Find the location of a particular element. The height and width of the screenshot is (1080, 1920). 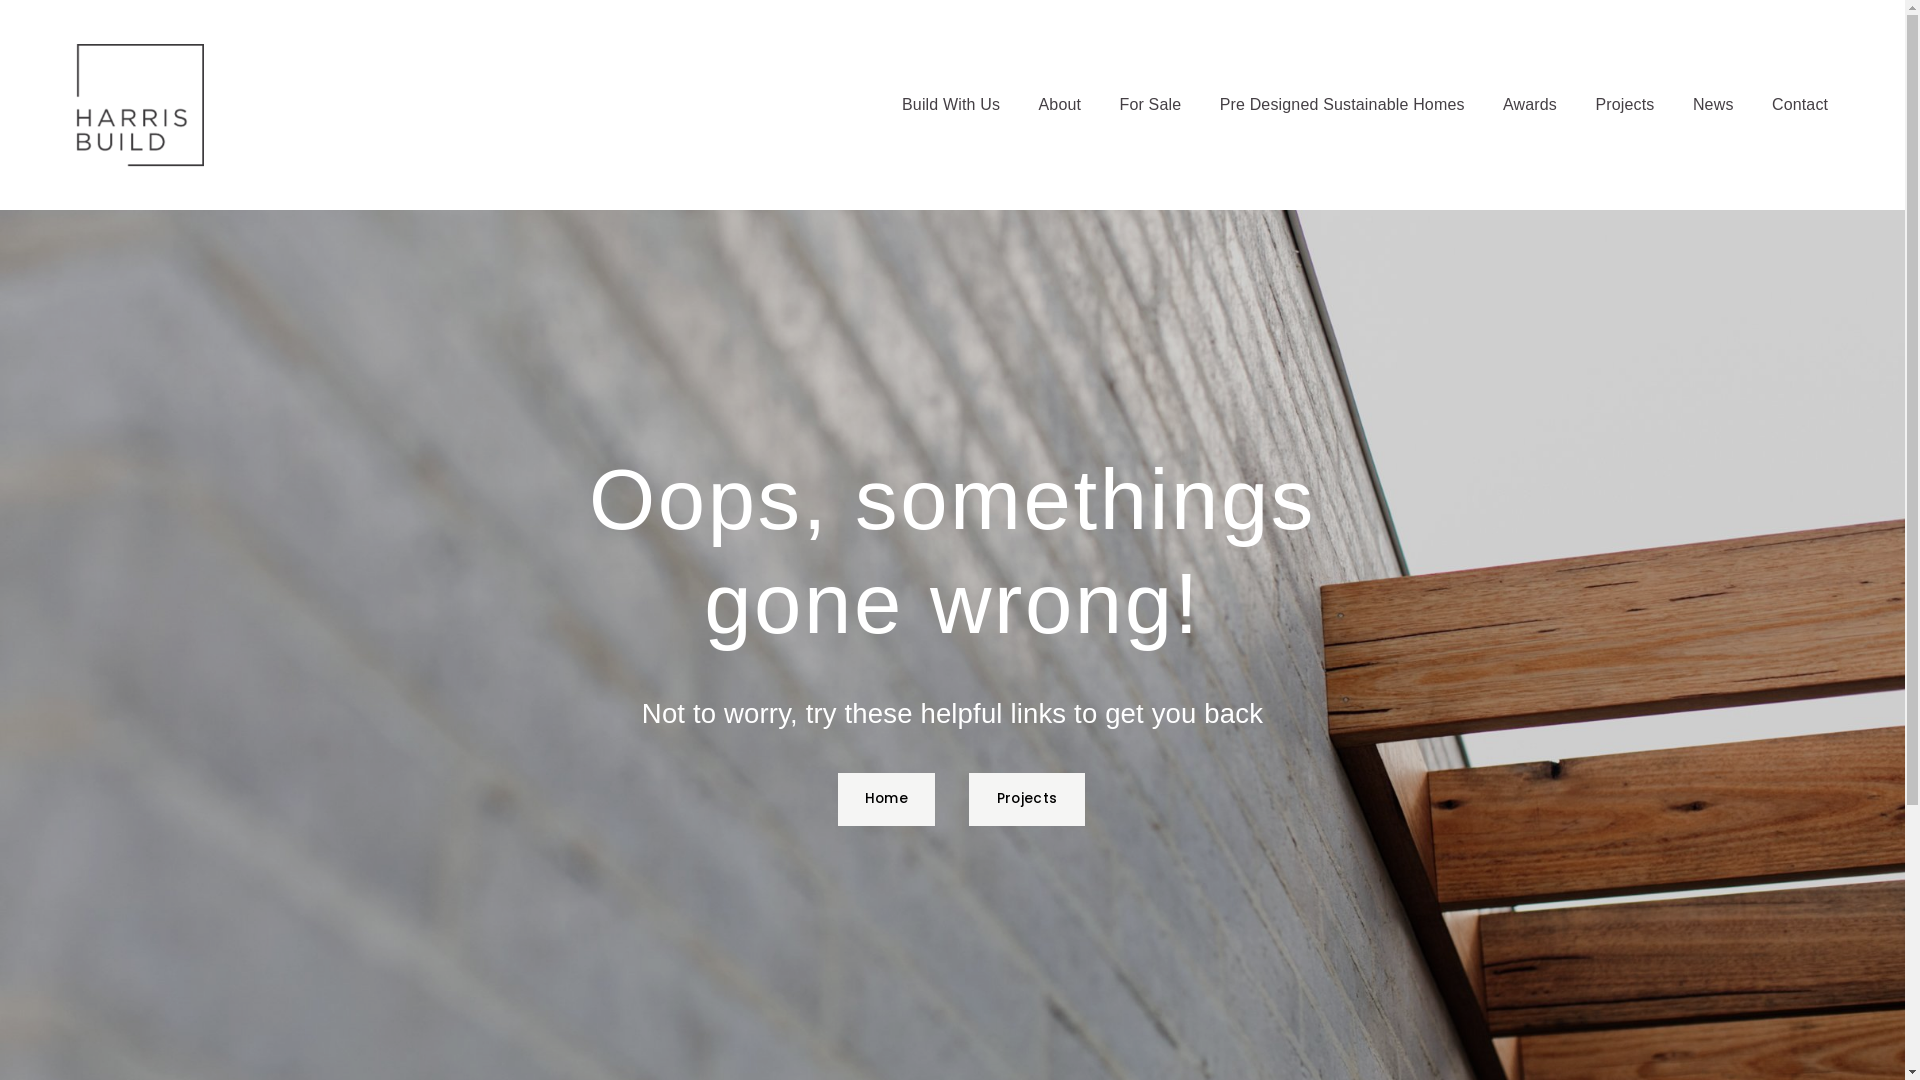

'About' is located at coordinates (1059, 104).